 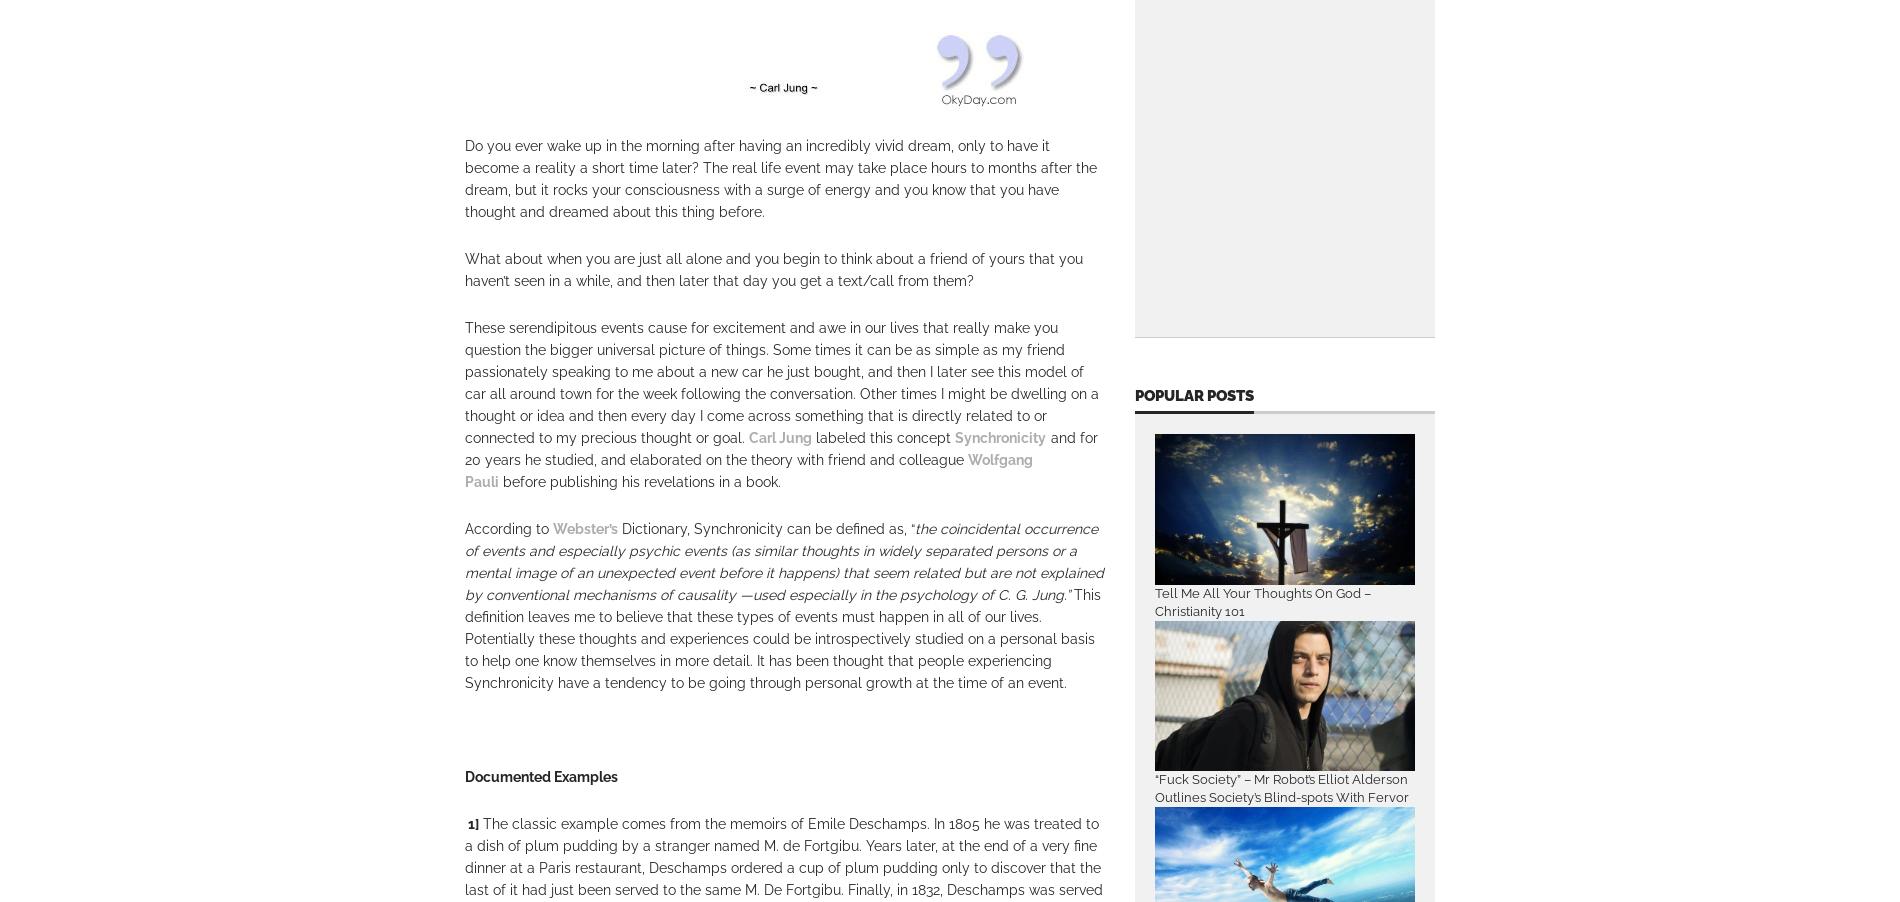 I want to click on 'before publishing his revelations in a book.', so click(x=639, y=481).